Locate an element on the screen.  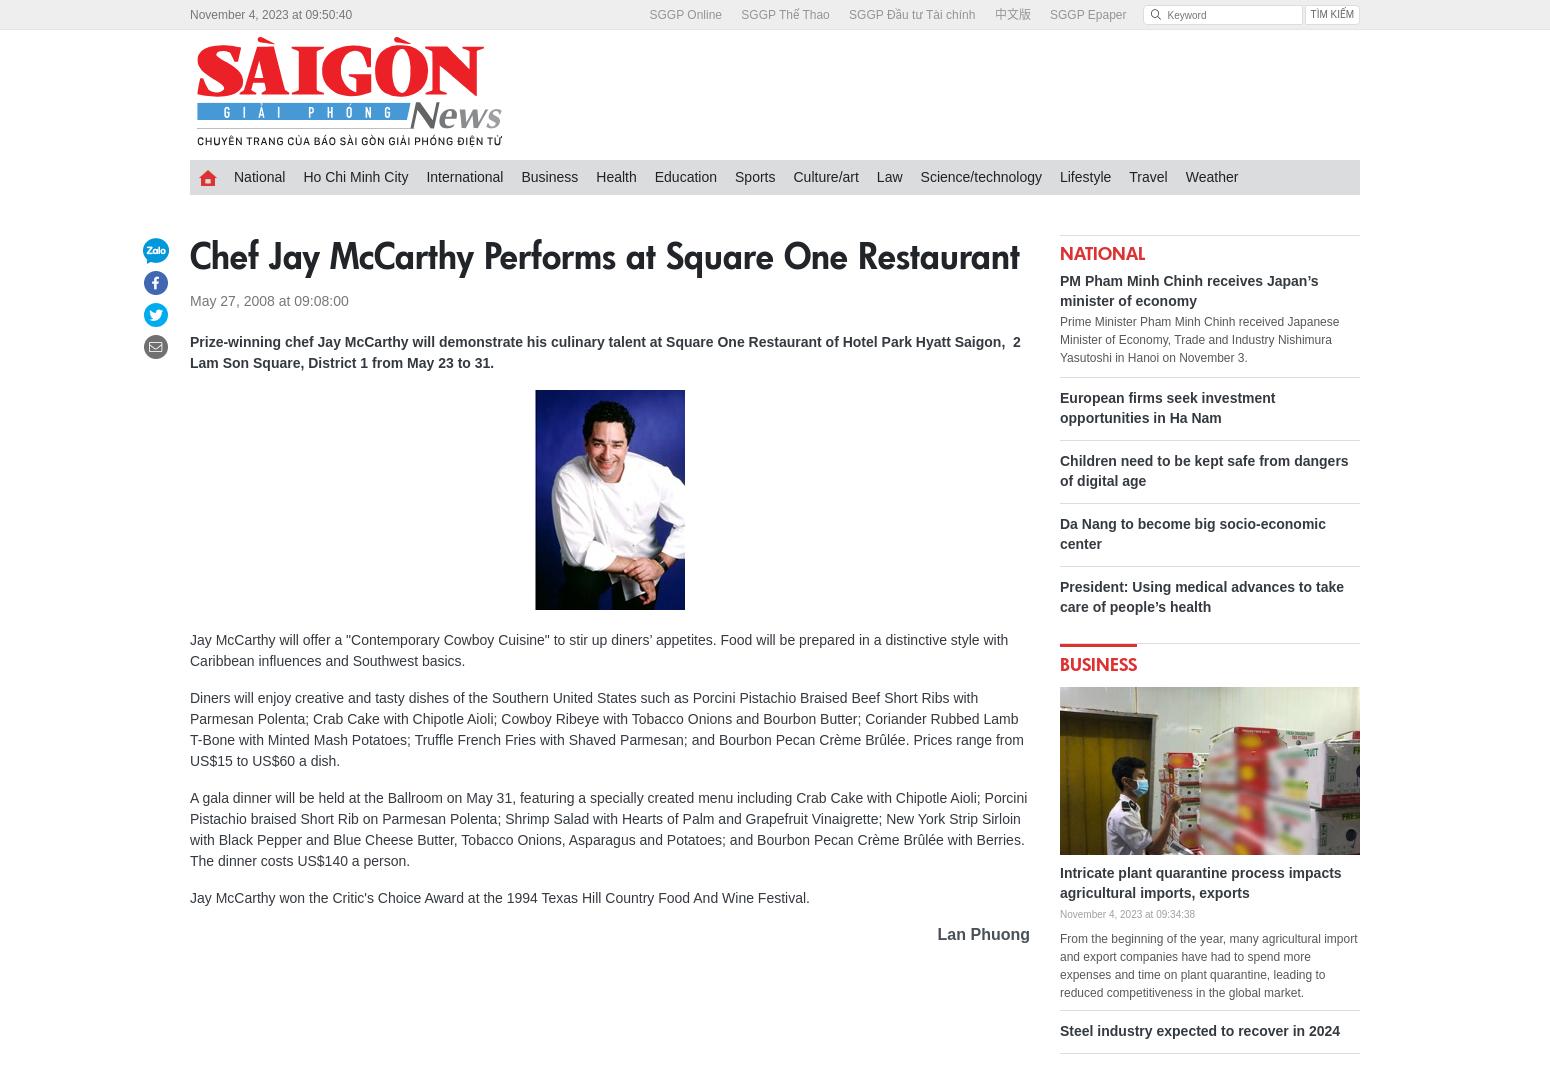
'Vietnamese novel published in RoK links two culures' is located at coordinates (997, 378).